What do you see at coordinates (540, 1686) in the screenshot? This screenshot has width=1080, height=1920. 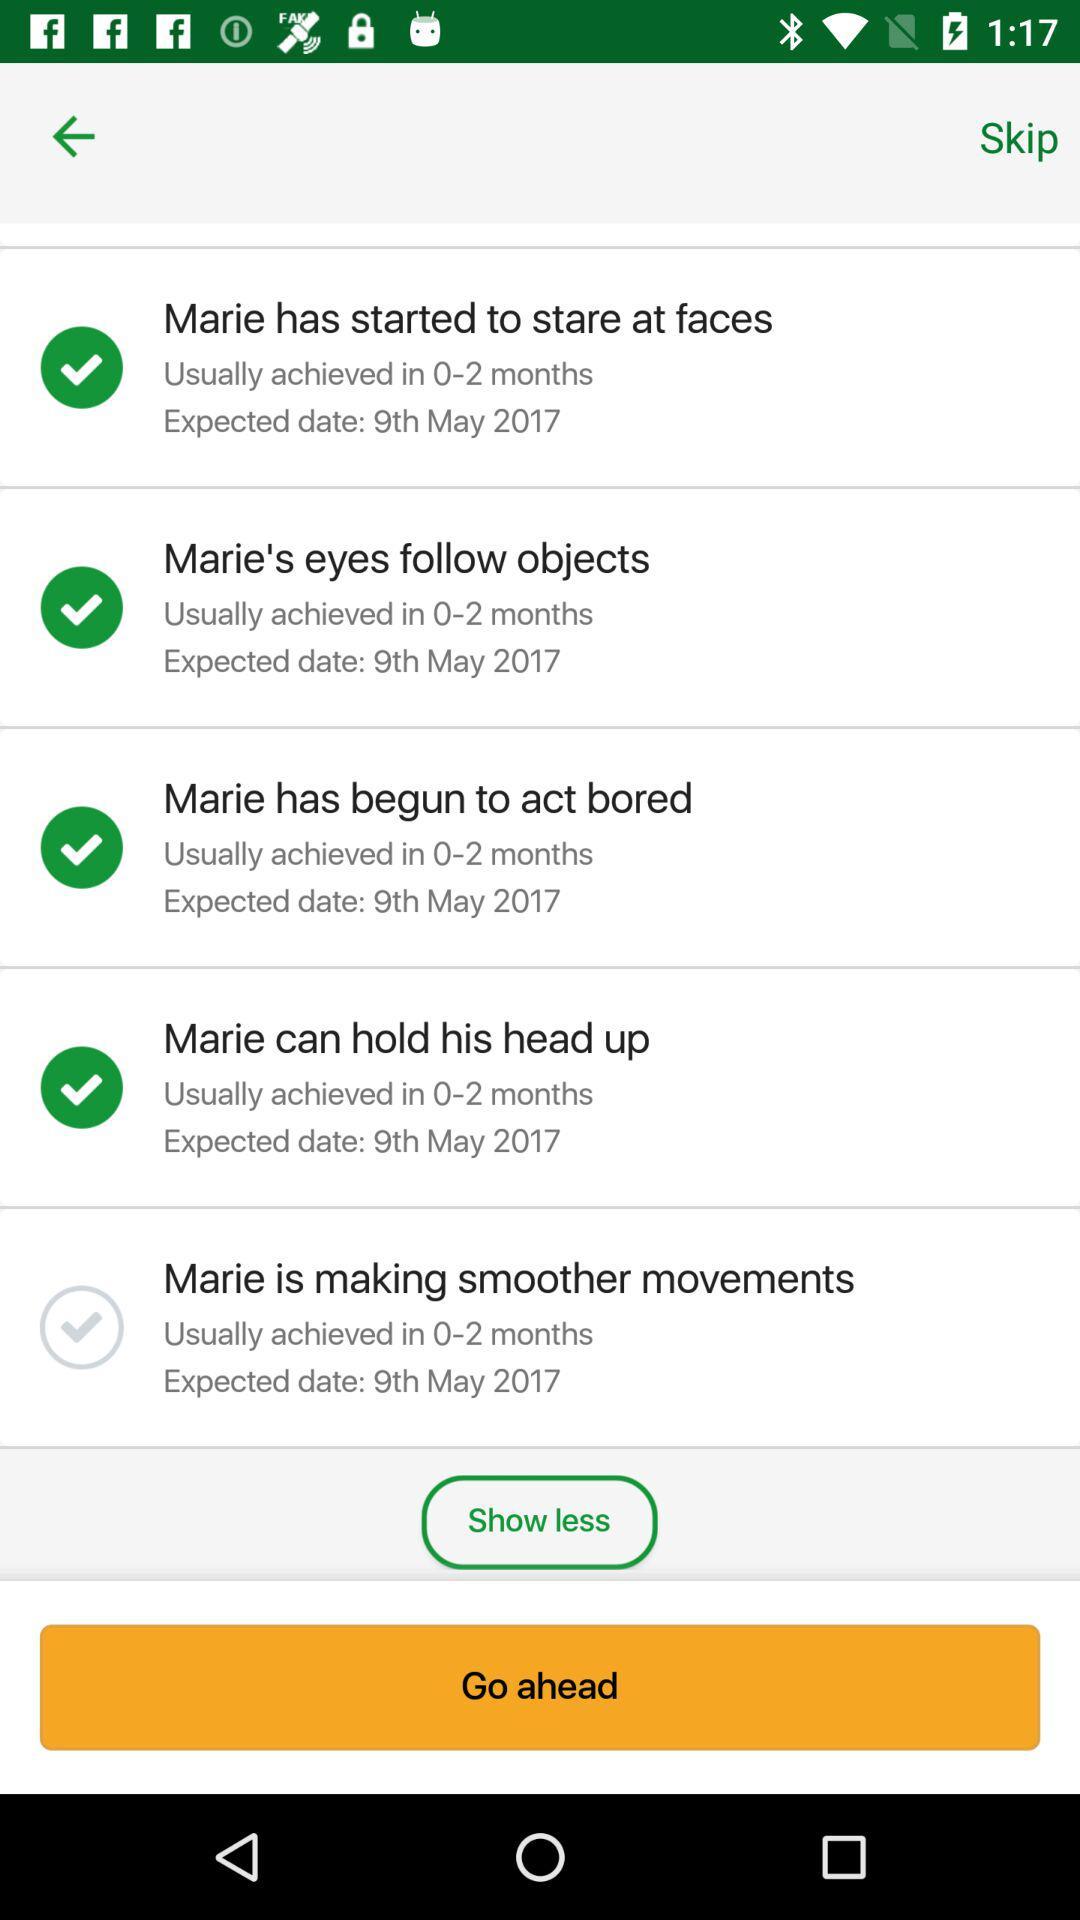 I see `item below show less` at bounding box center [540, 1686].